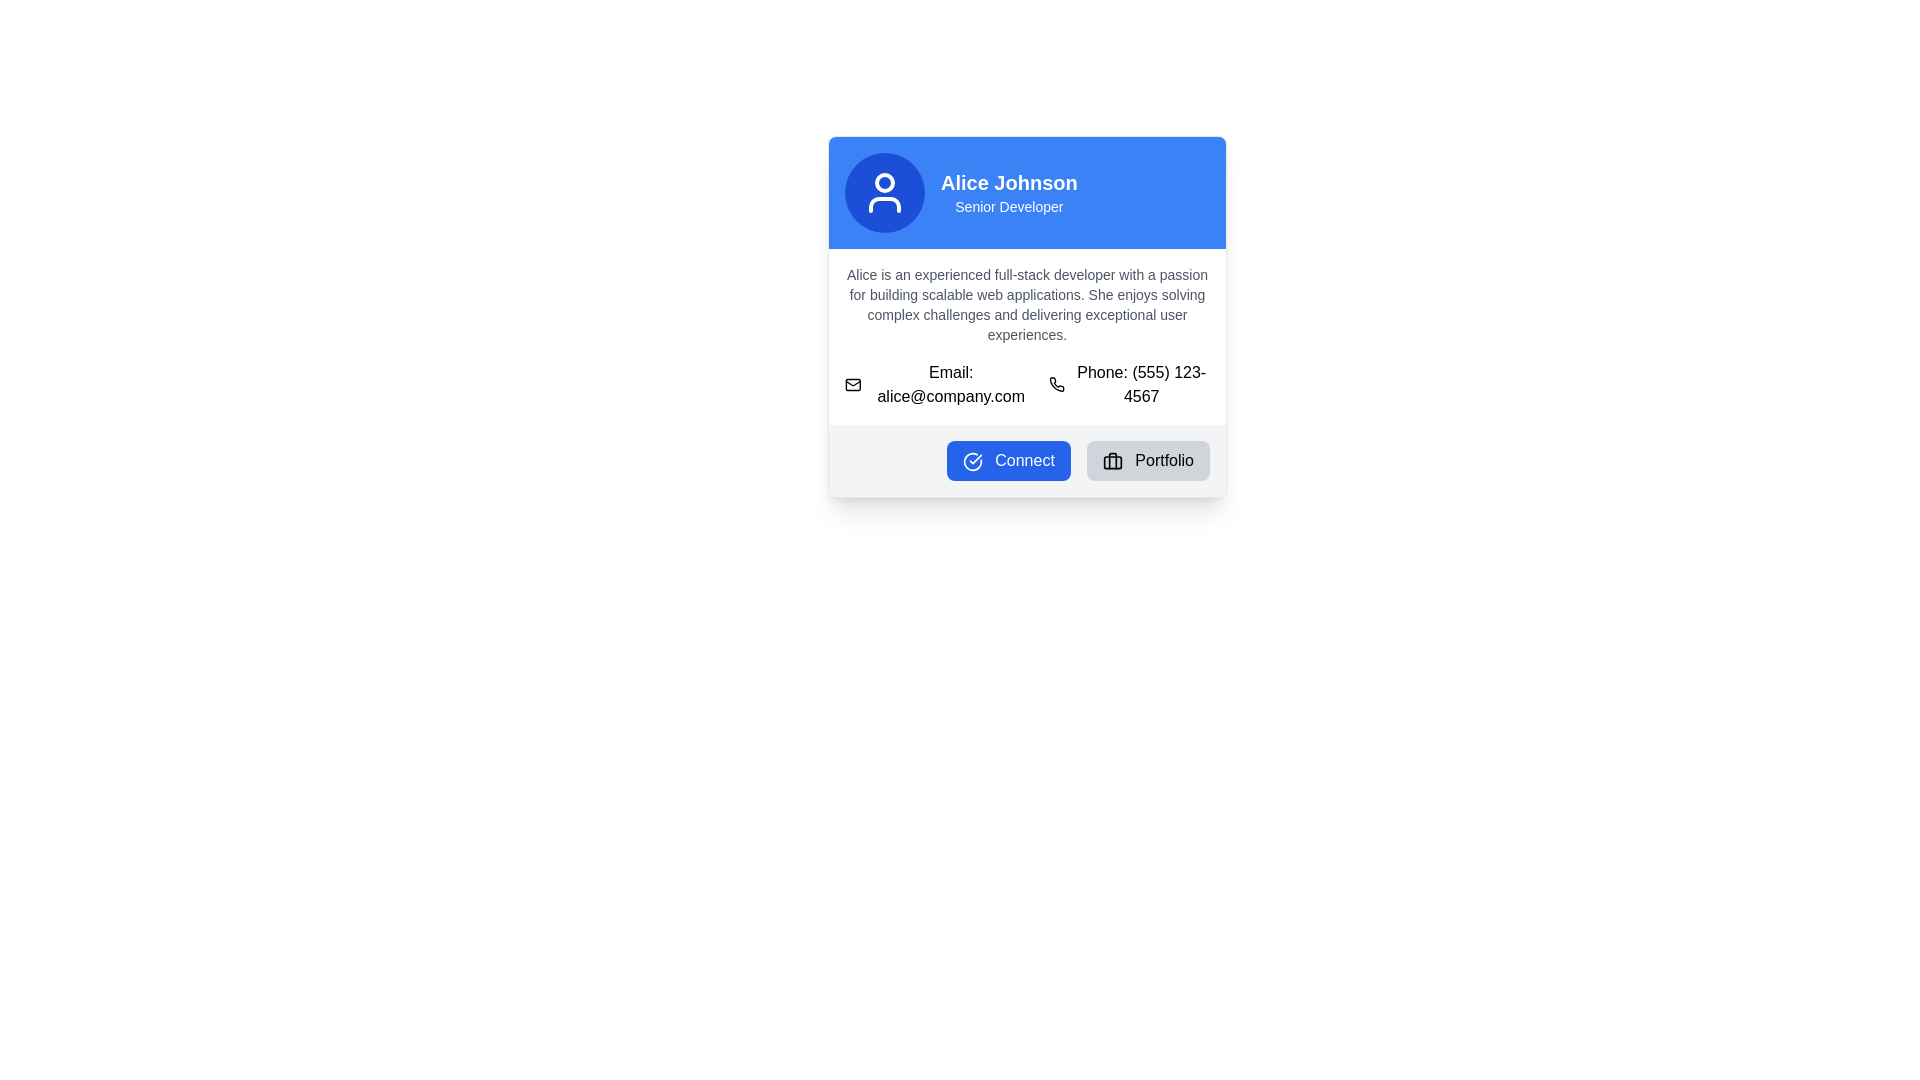 The image size is (1920, 1080). What do you see at coordinates (1129, 385) in the screenshot?
I see `the phone contact detail element, which is positioned to the right of the email label 'Email: alice@company.com' in the card interface` at bounding box center [1129, 385].